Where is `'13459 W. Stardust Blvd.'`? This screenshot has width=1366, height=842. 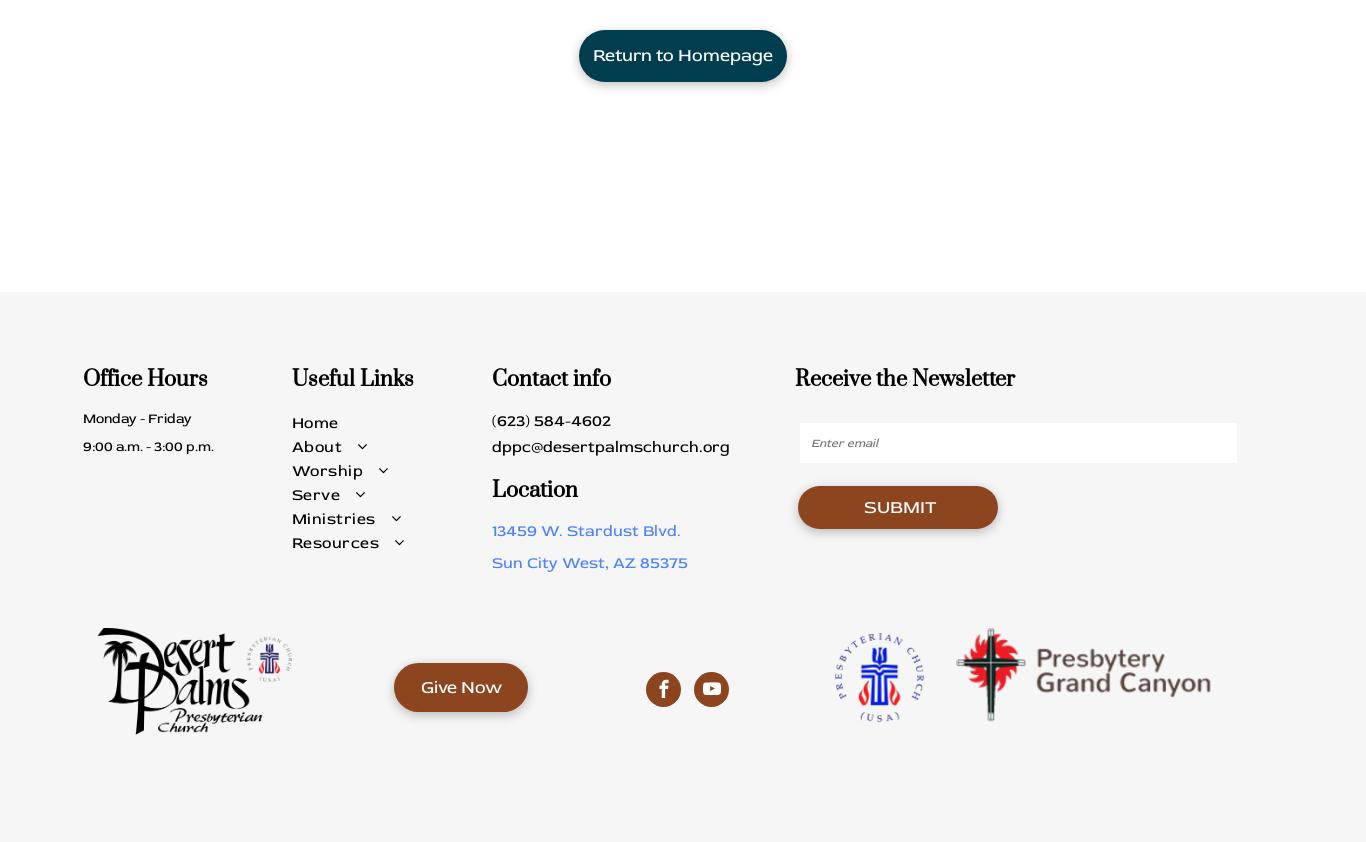
'13459 W. Stardust Blvd.' is located at coordinates (585, 529).